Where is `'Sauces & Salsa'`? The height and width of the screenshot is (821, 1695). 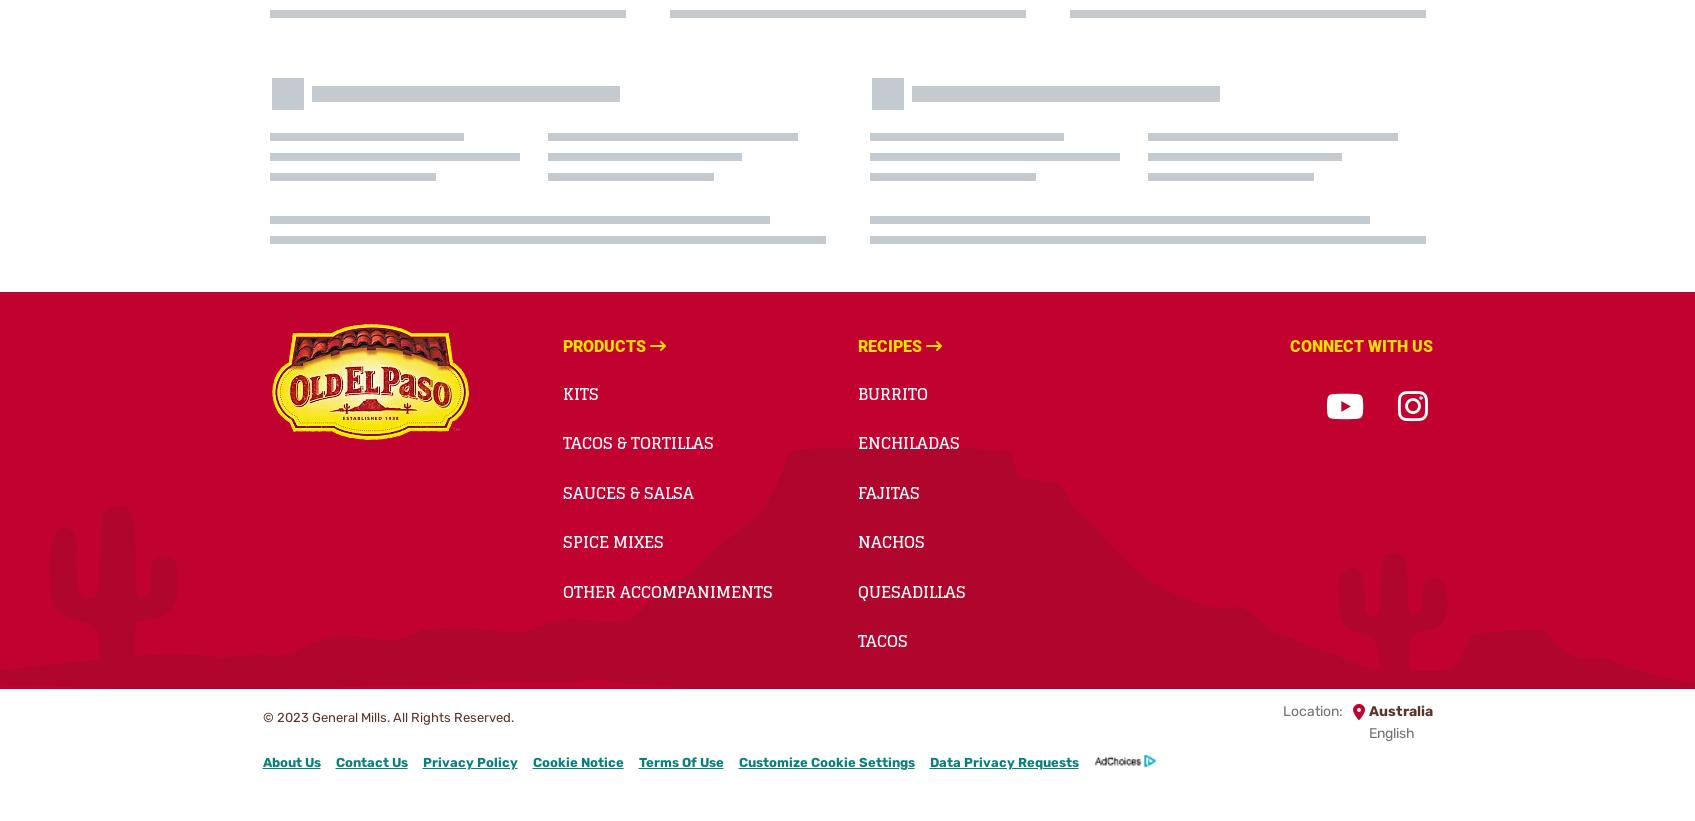 'Sauces & Salsa' is located at coordinates (562, 491).